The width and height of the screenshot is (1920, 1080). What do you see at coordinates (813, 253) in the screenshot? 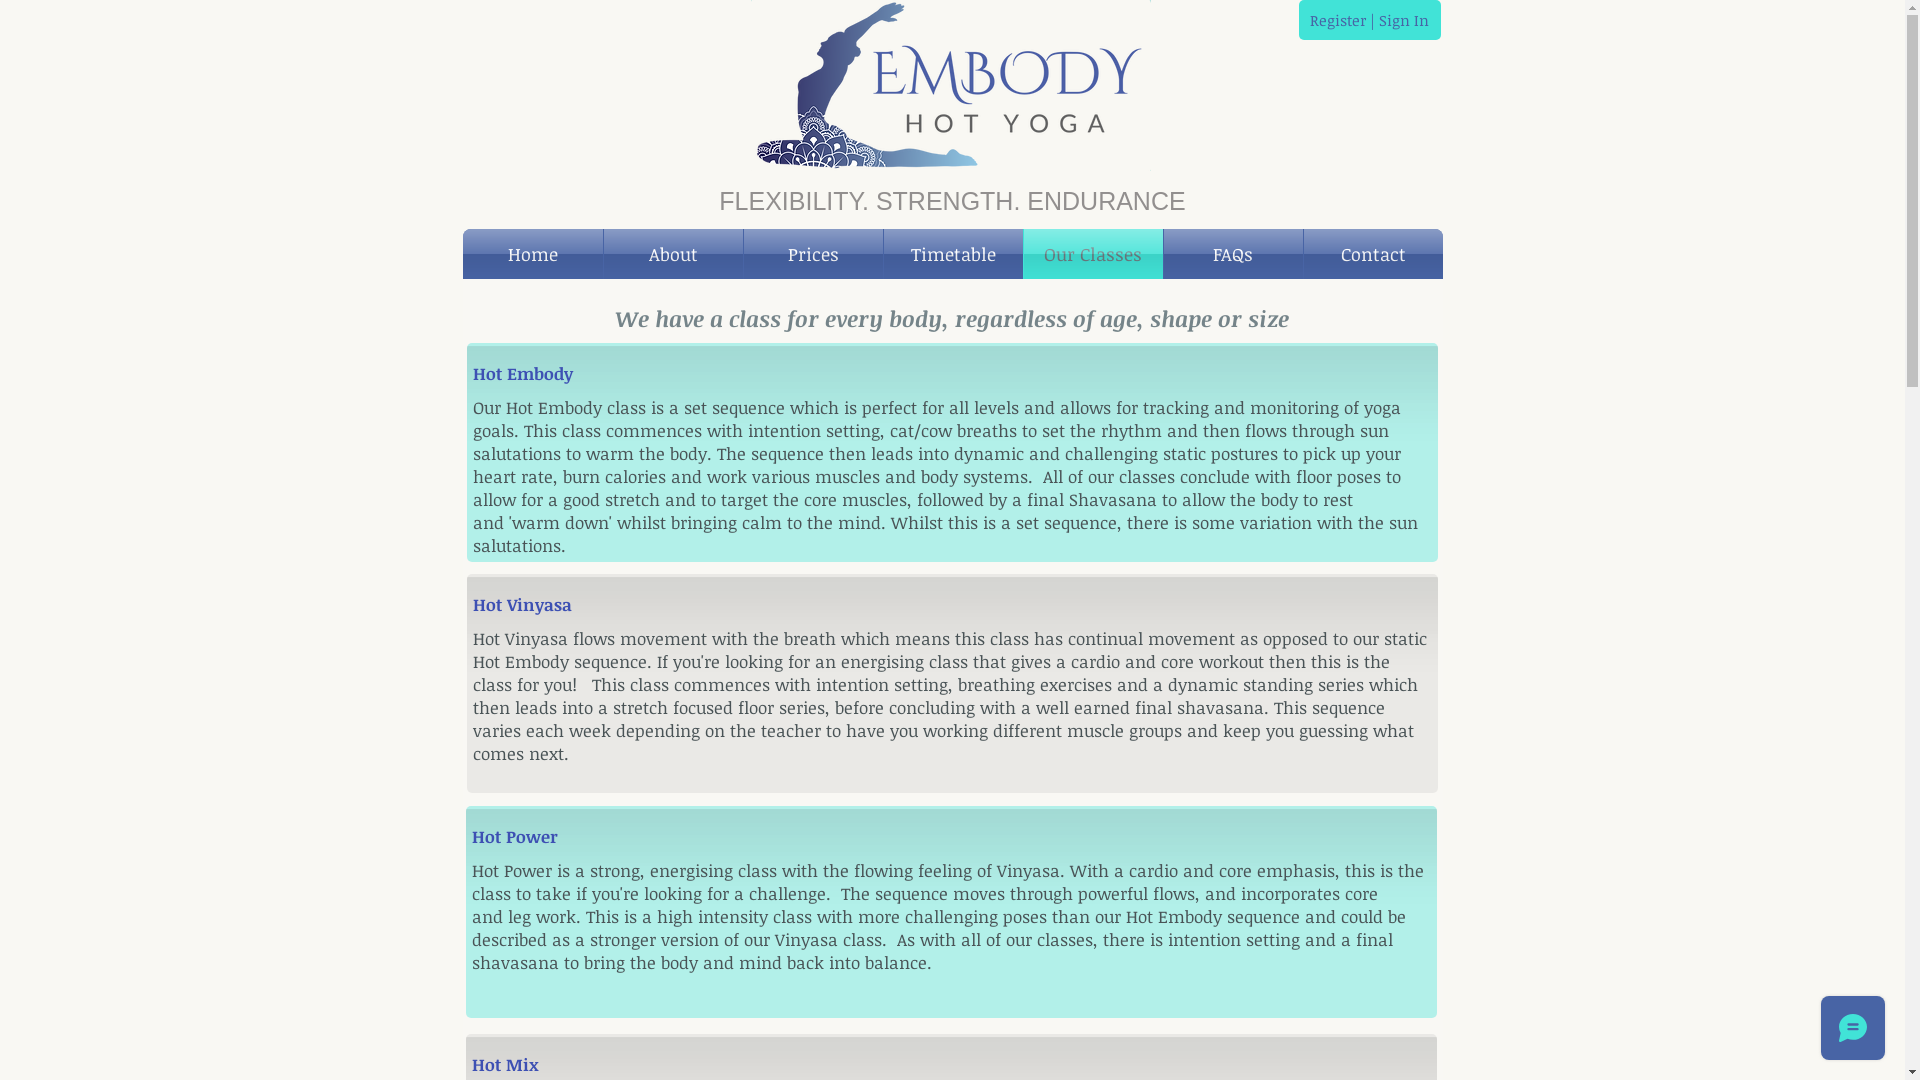
I see `'Prices'` at bounding box center [813, 253].